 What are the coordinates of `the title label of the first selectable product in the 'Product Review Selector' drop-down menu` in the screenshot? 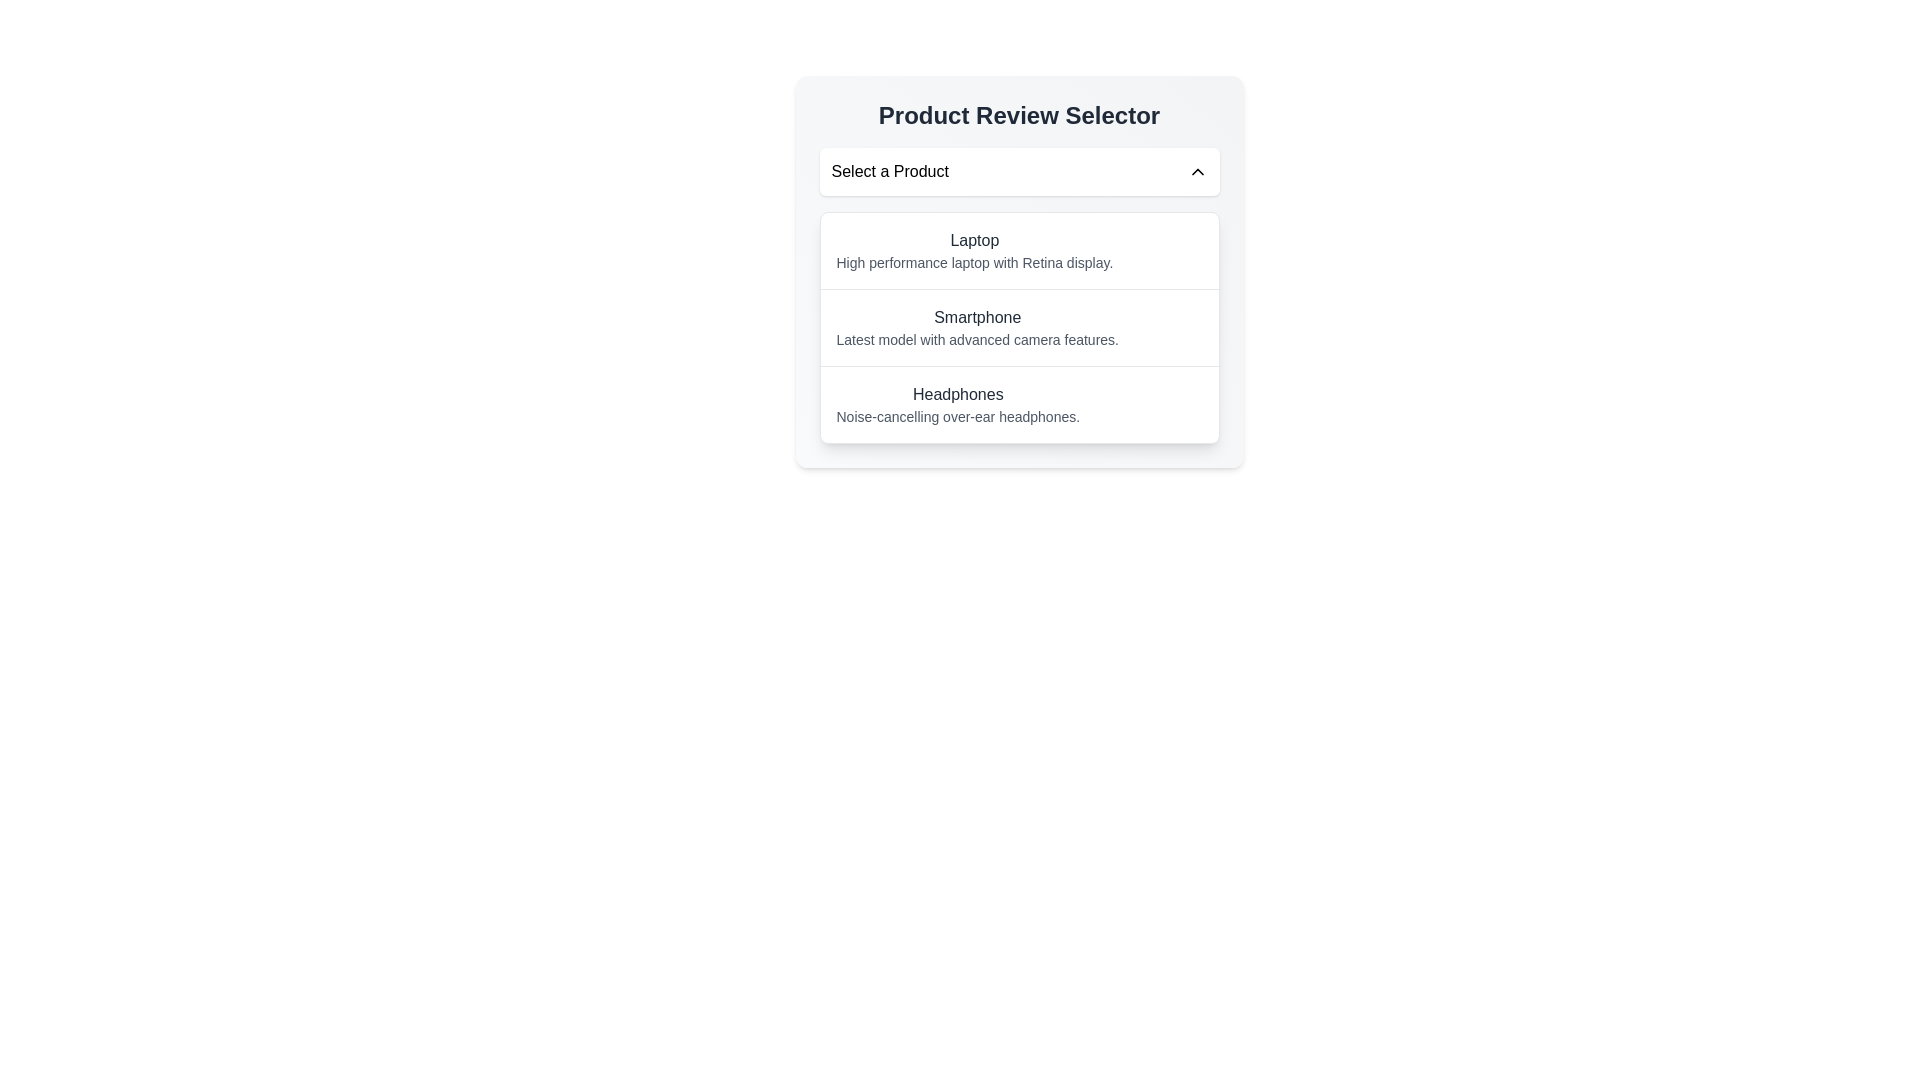 It's located at (974, 239).